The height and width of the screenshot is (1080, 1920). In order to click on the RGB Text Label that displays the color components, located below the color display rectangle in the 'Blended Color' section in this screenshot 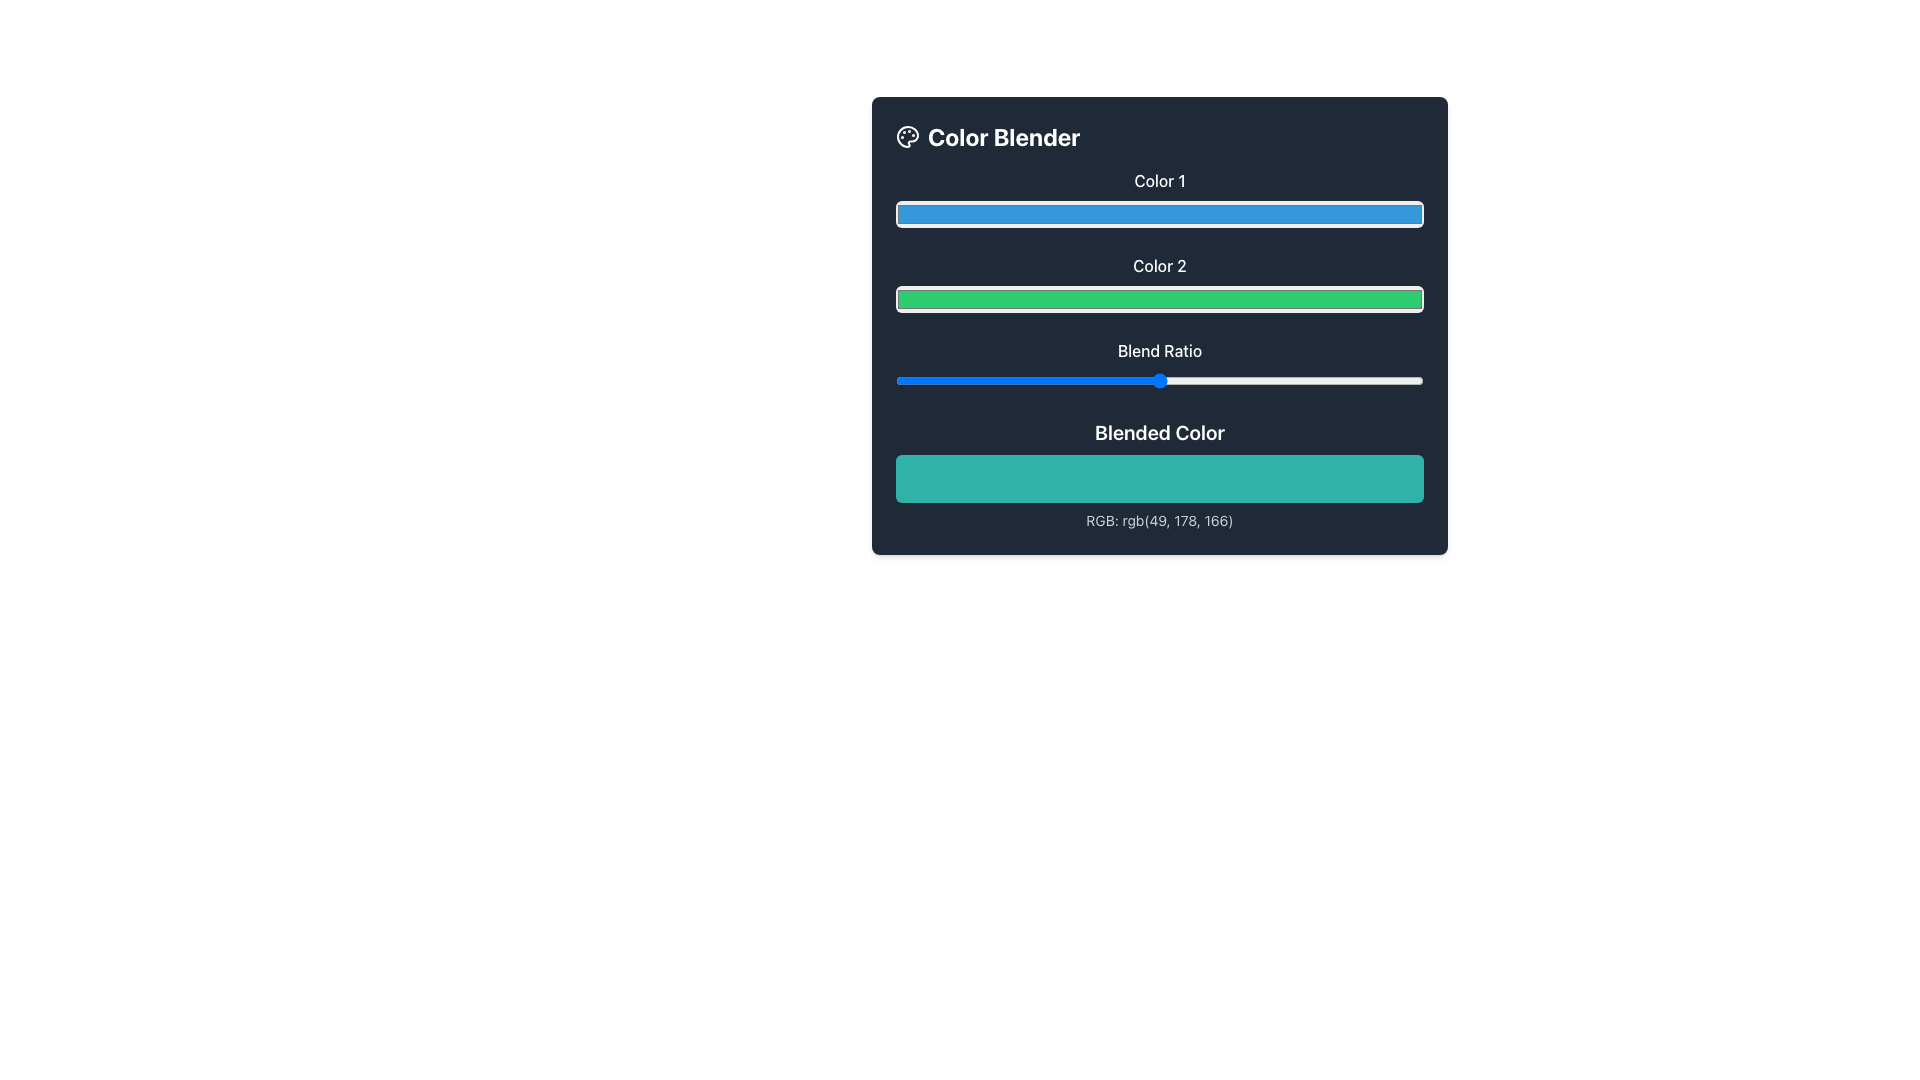, I will do `click(1160, 519)`.